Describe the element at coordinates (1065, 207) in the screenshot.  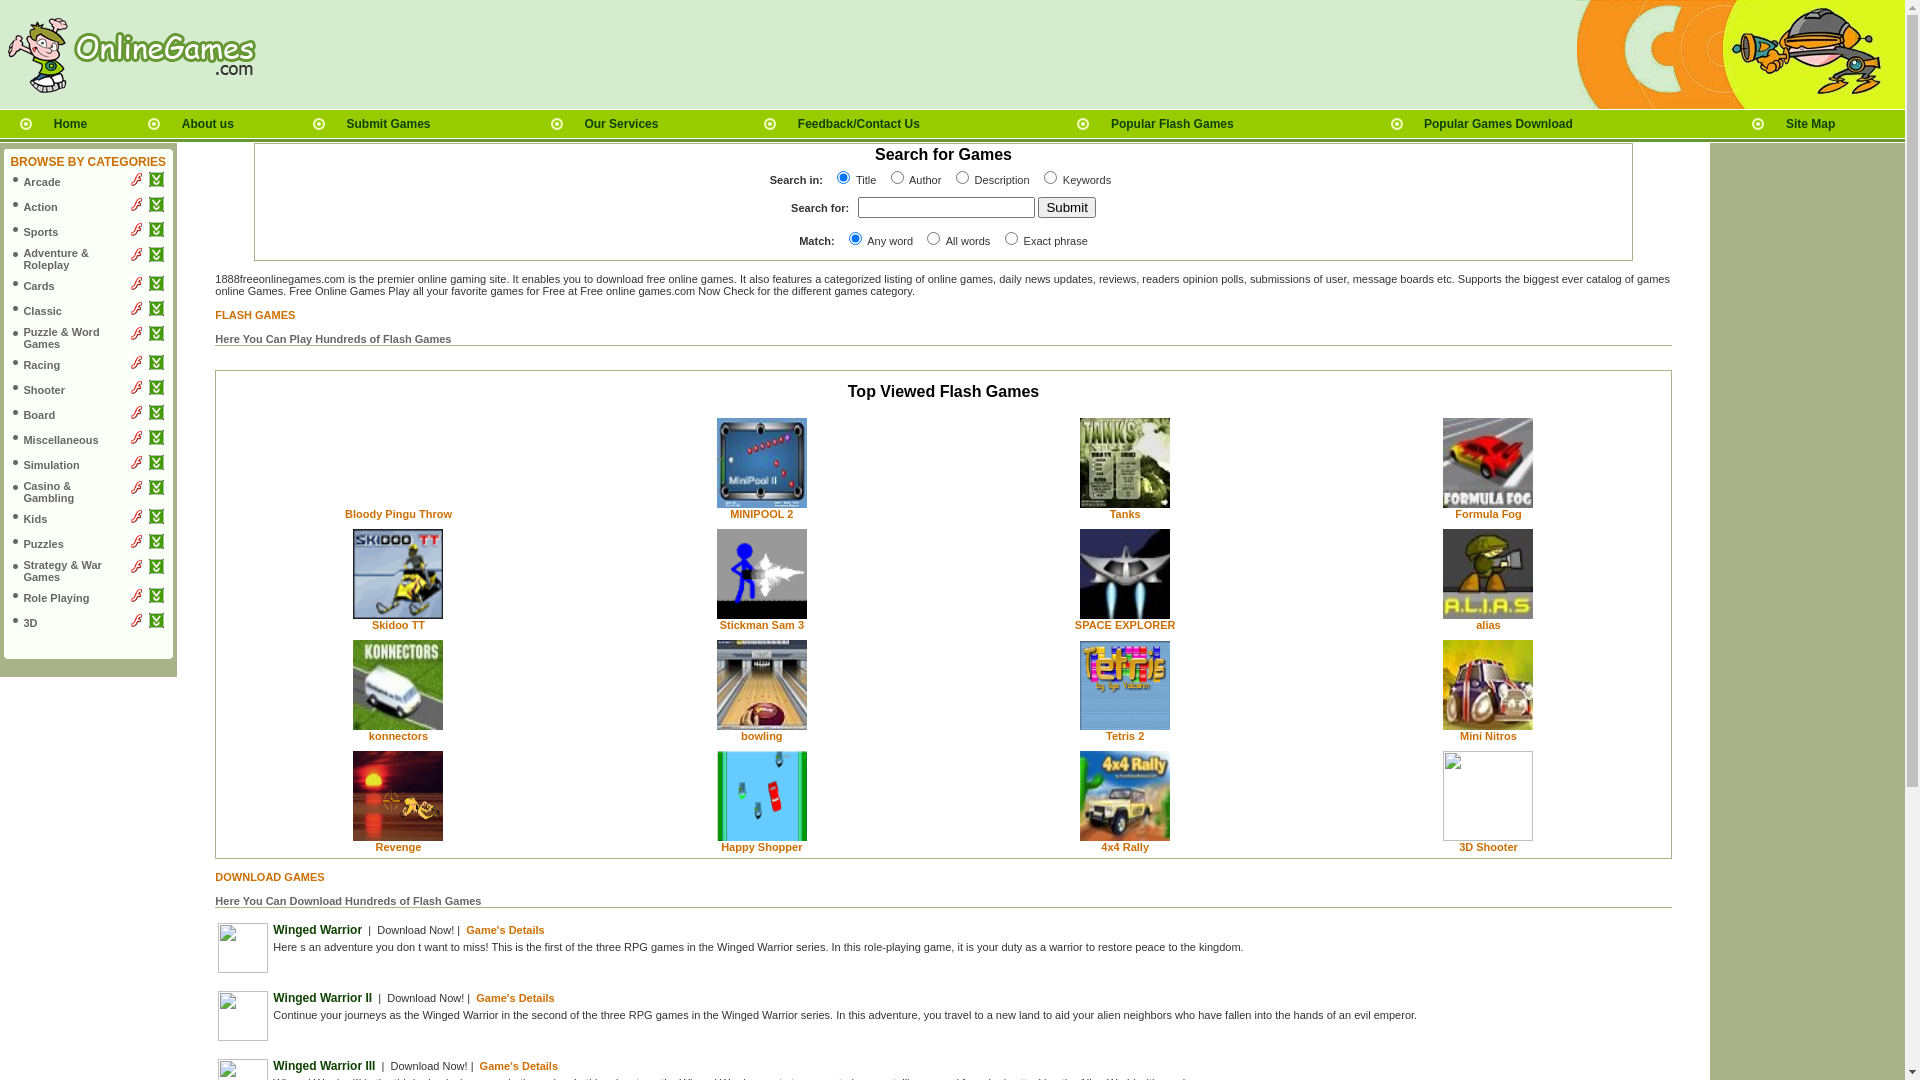
I see `'Submit'` at that location.